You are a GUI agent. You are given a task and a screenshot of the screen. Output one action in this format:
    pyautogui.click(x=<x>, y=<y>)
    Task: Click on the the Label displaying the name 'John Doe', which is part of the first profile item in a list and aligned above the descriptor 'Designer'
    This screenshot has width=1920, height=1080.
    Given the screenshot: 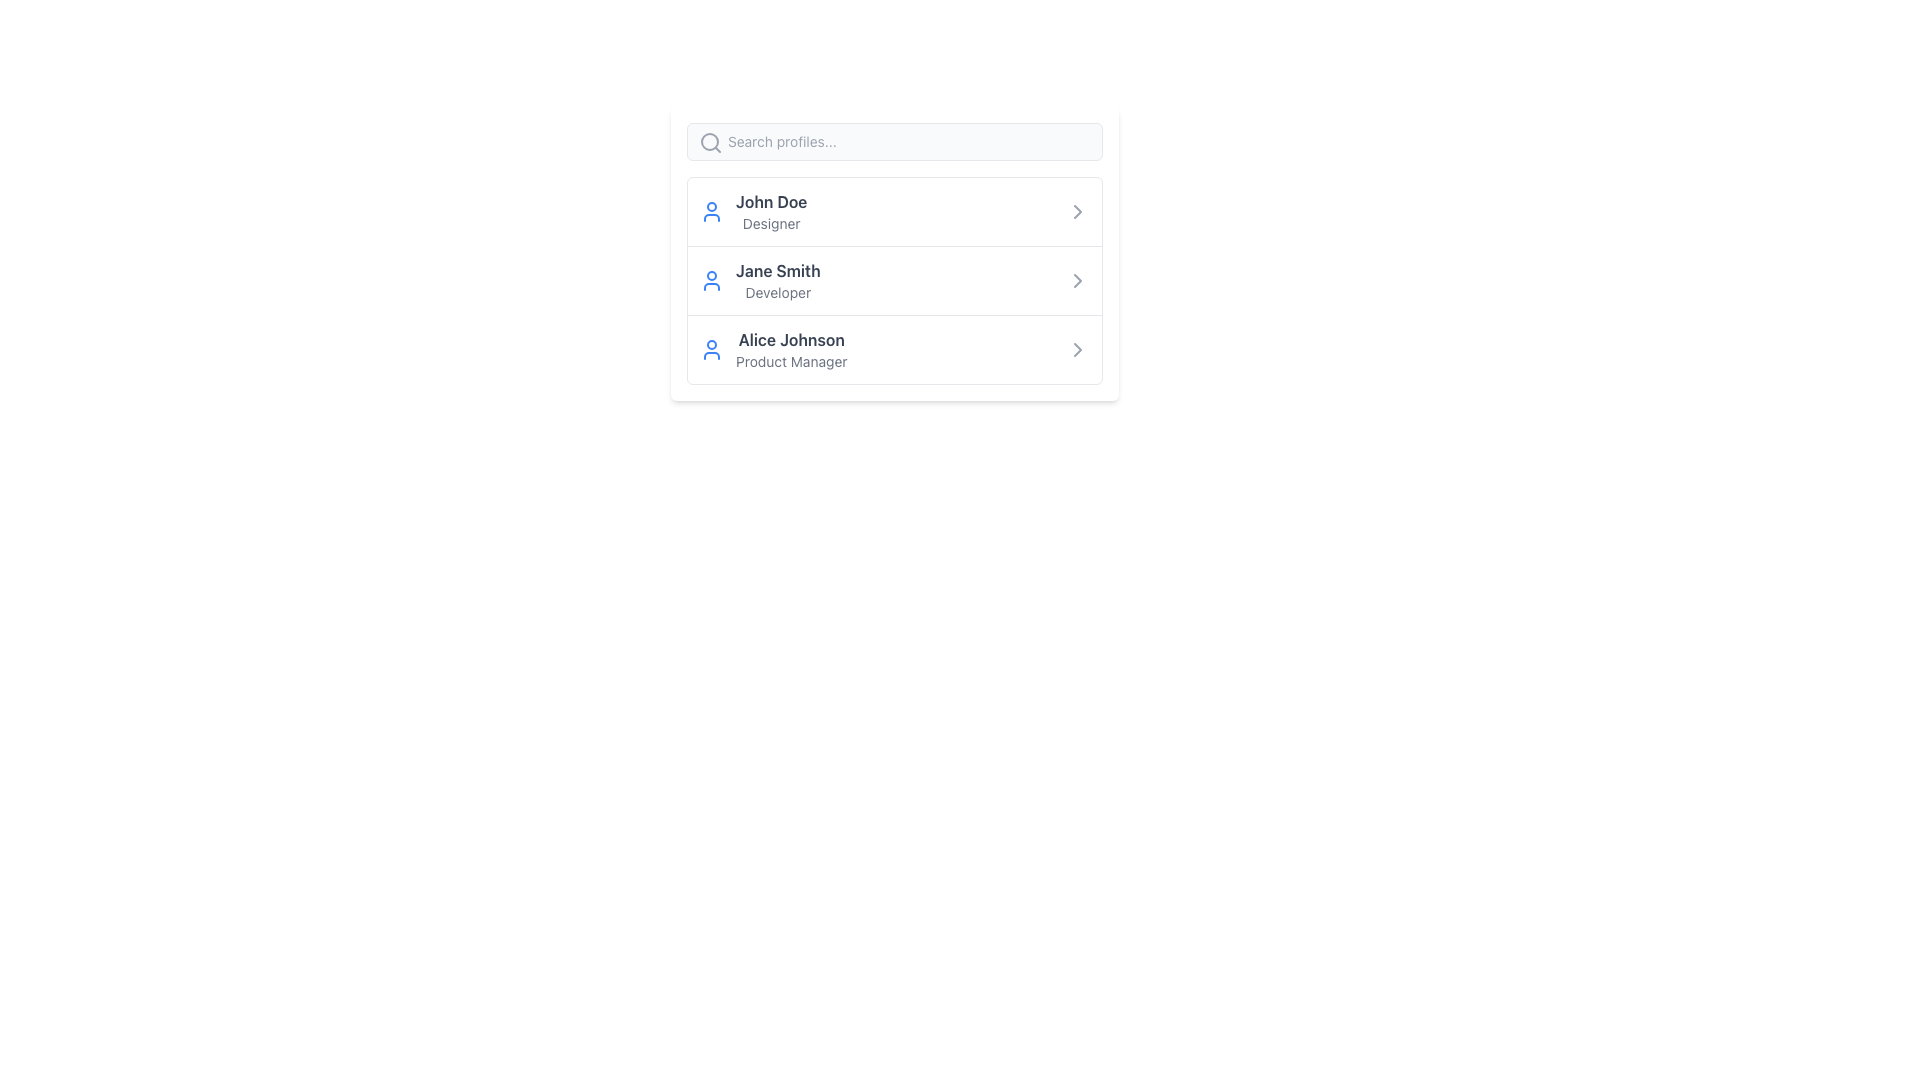 What is the action you would take?
    pyautogui.click(x=770, y=201)
    